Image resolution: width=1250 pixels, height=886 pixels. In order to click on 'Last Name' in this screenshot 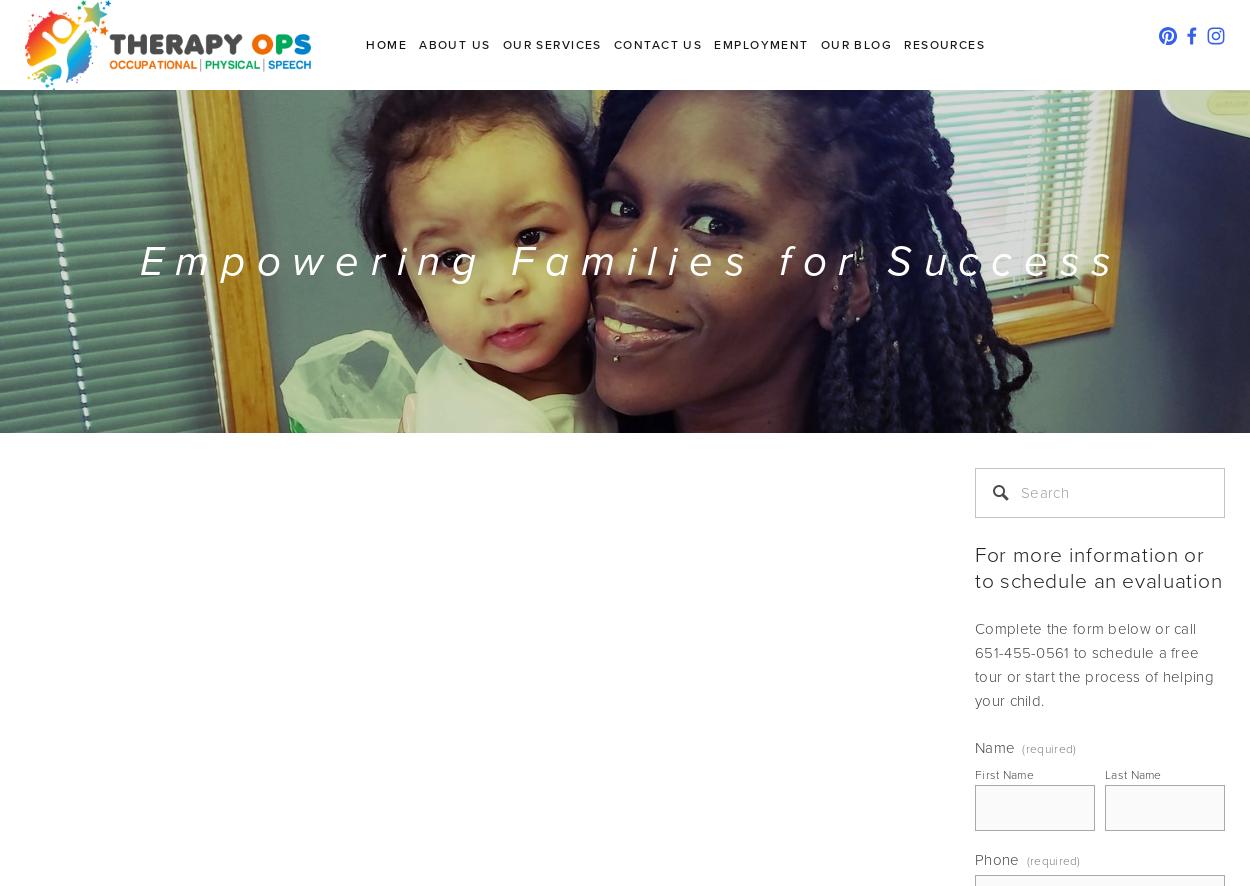, I will do `click(1133, 773)`.